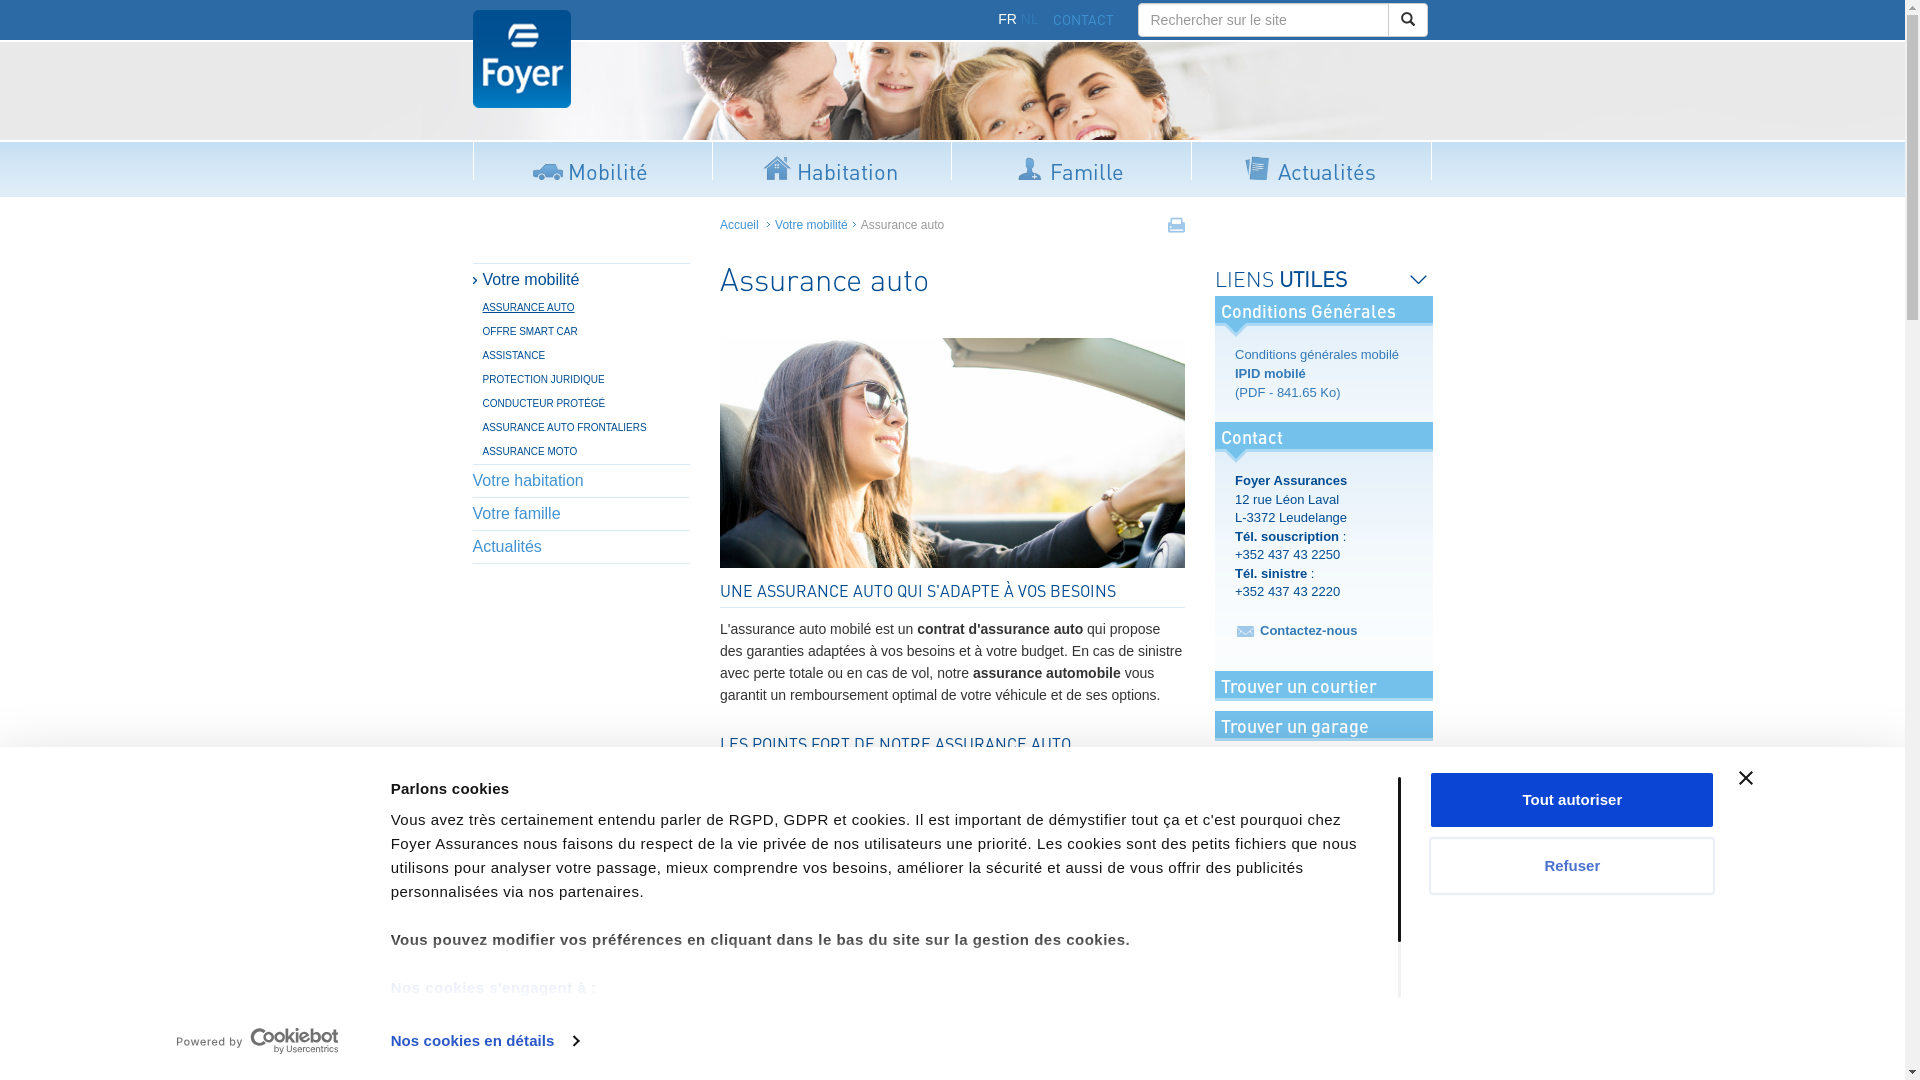 Image resolution: width=1920 pixels, height=1080 pixels. I want to click on 'NL', so click(1030, 19).